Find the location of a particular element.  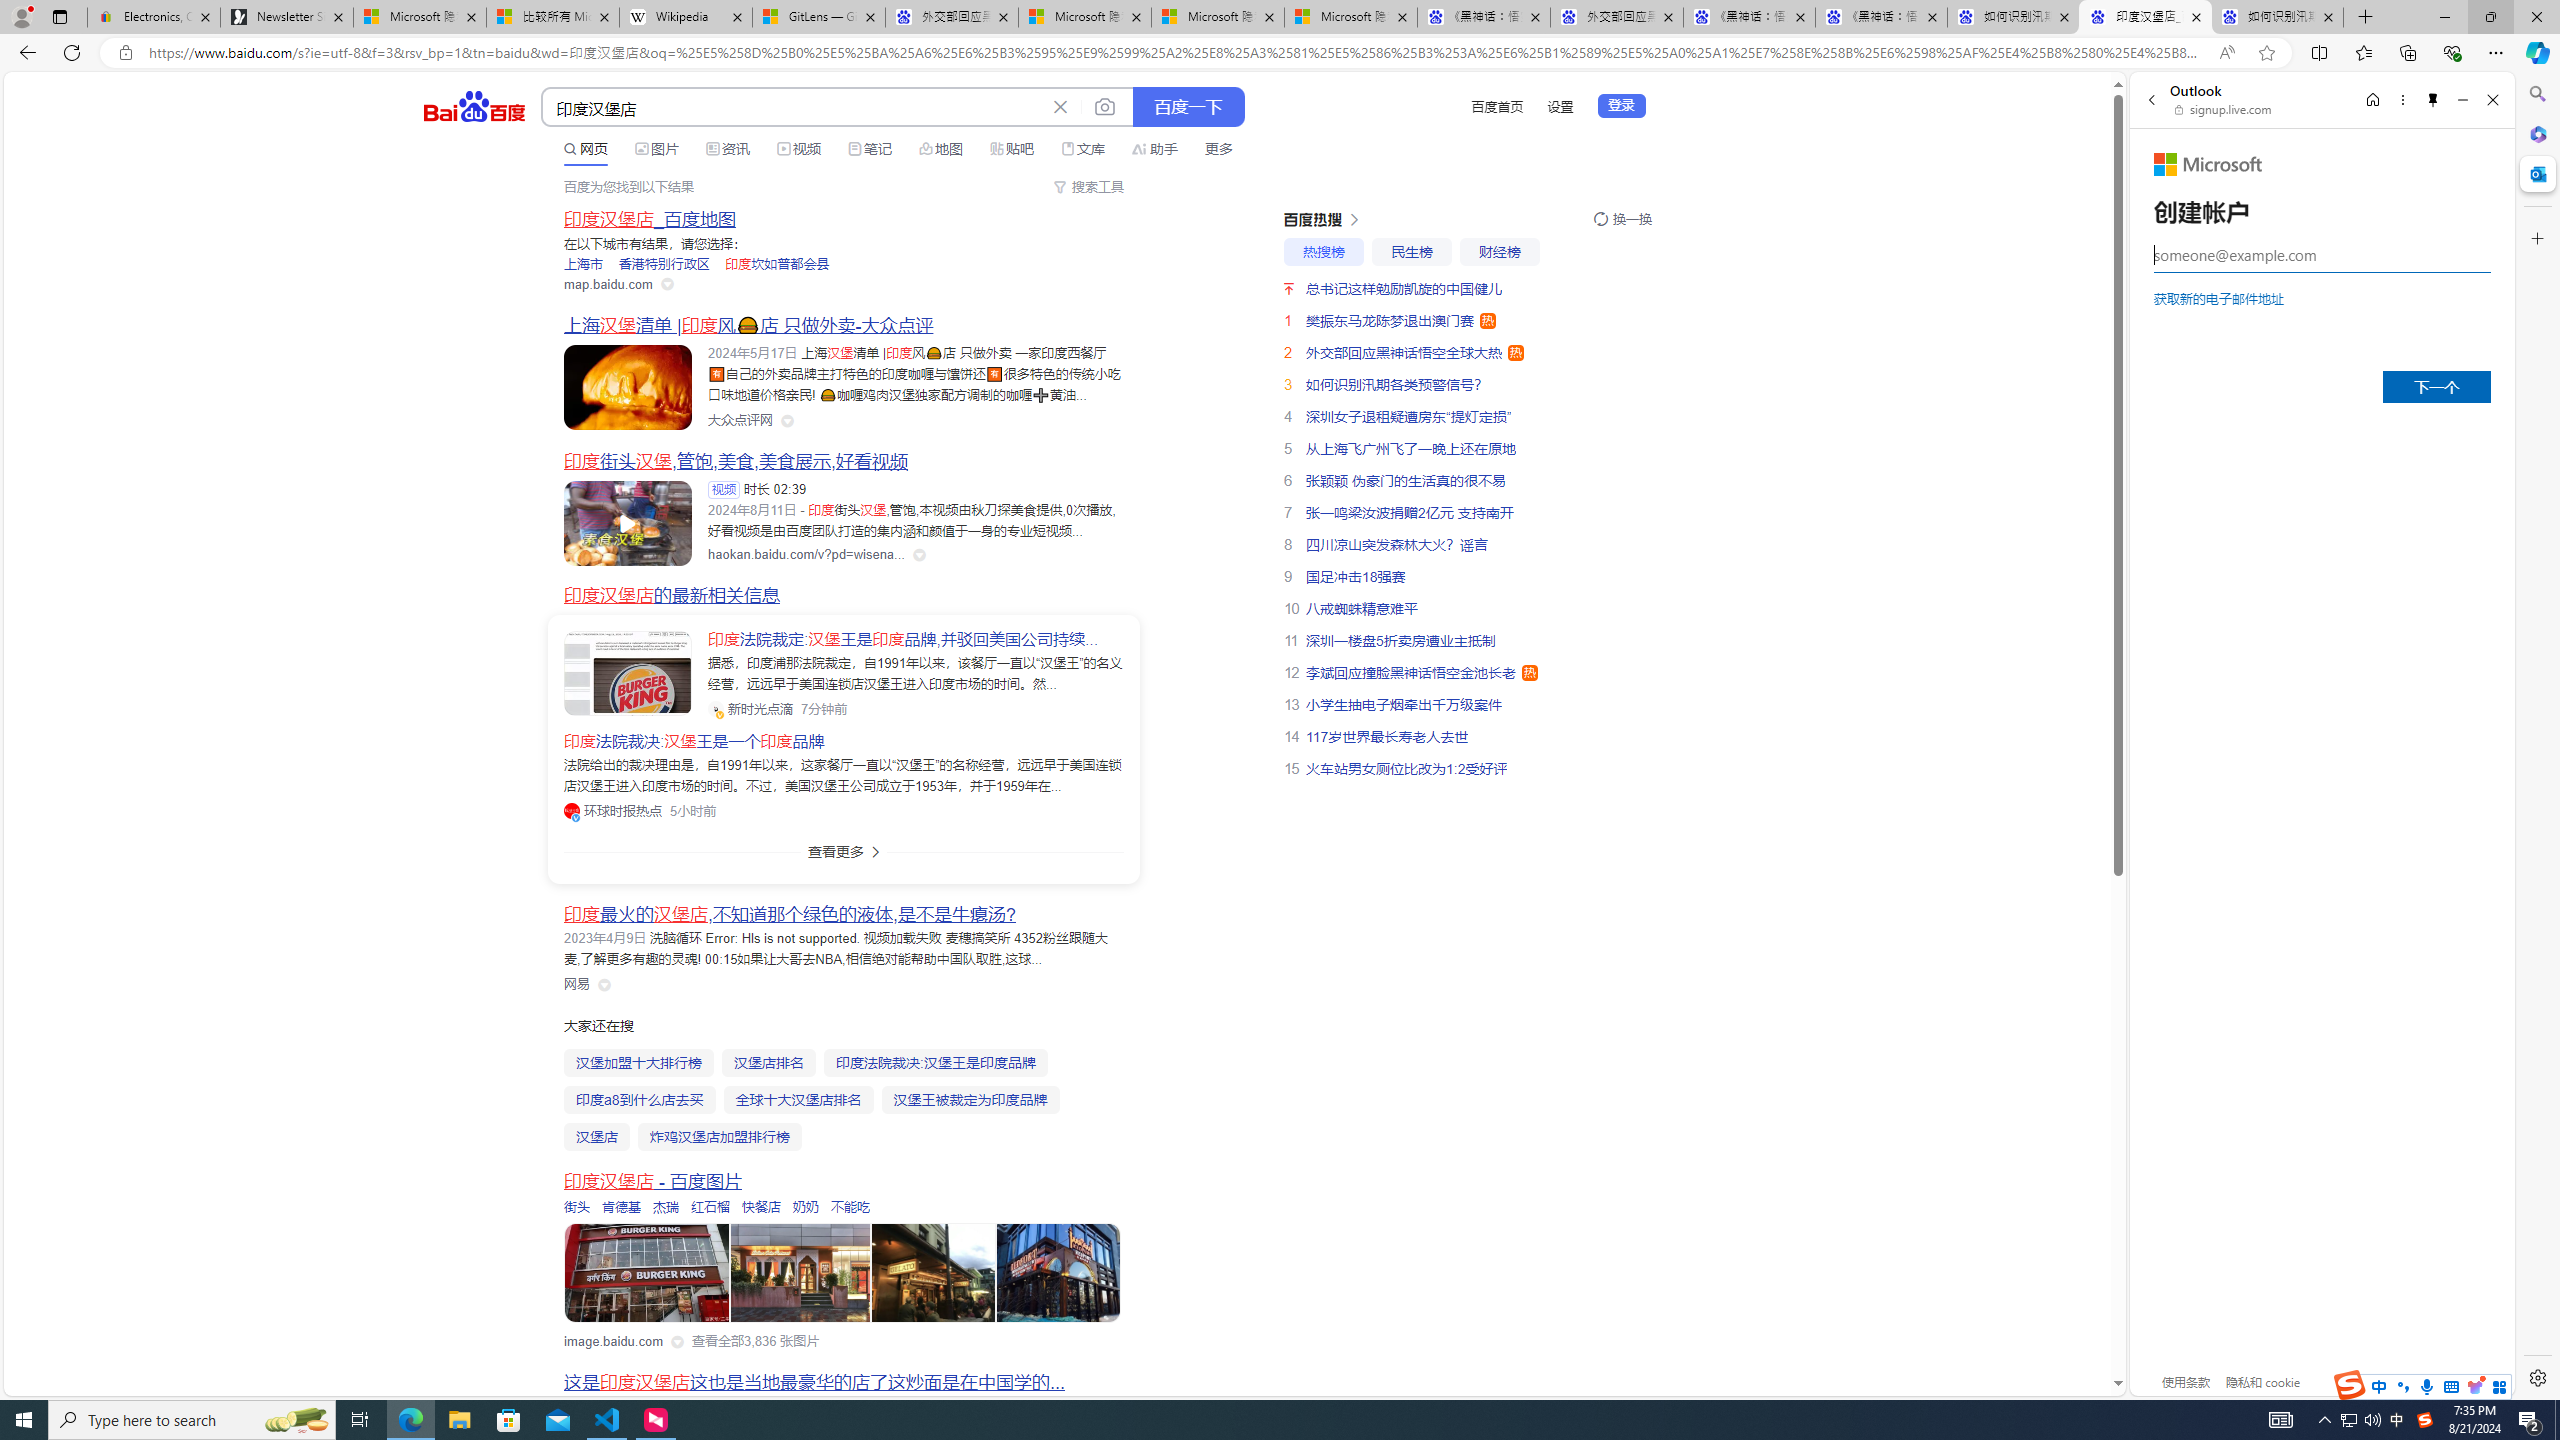

'Newsletter Sign Up' is located at coordinates (285, 16).